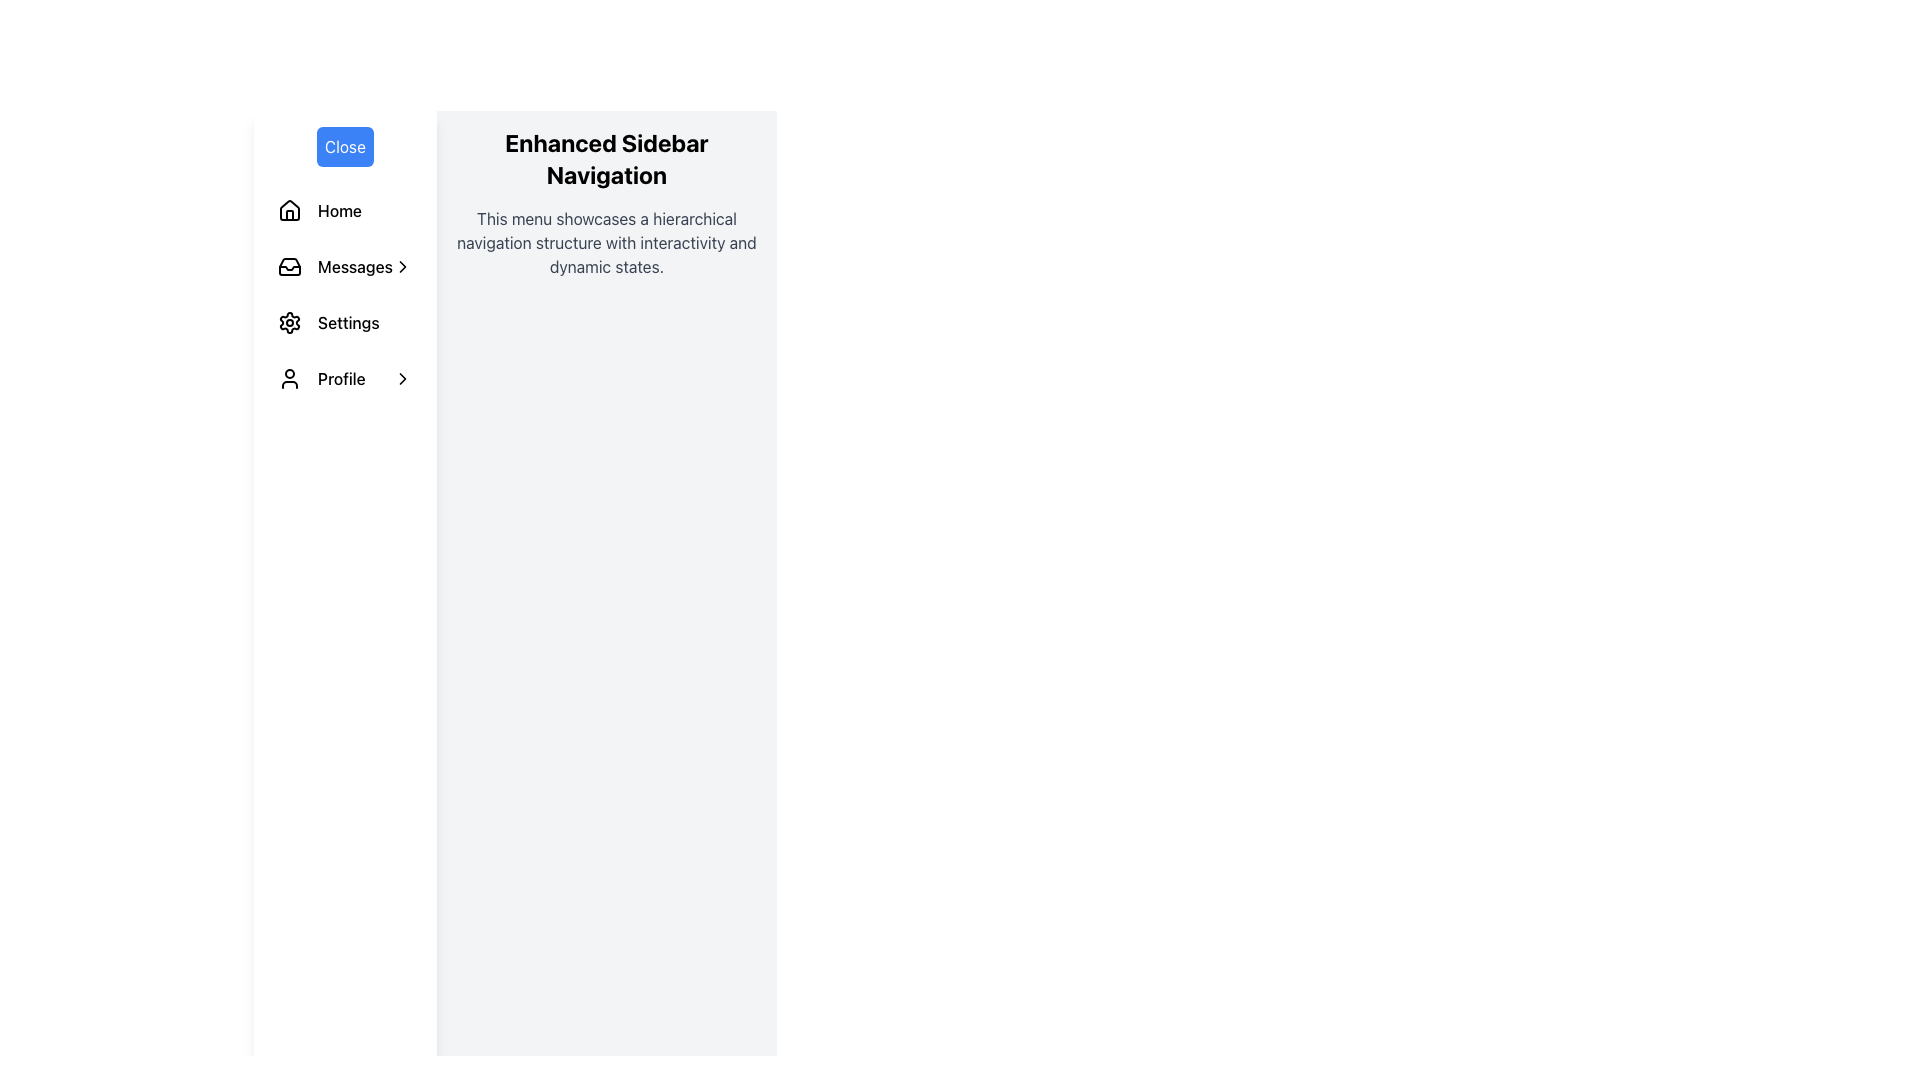 This screenshot has height=1080, width=1920. Describe the element at coordinates (345, 378) in the screenshot. I see `the 'Profile' navigation button, which is the fourth item in the vertical navigation menu` at that location.